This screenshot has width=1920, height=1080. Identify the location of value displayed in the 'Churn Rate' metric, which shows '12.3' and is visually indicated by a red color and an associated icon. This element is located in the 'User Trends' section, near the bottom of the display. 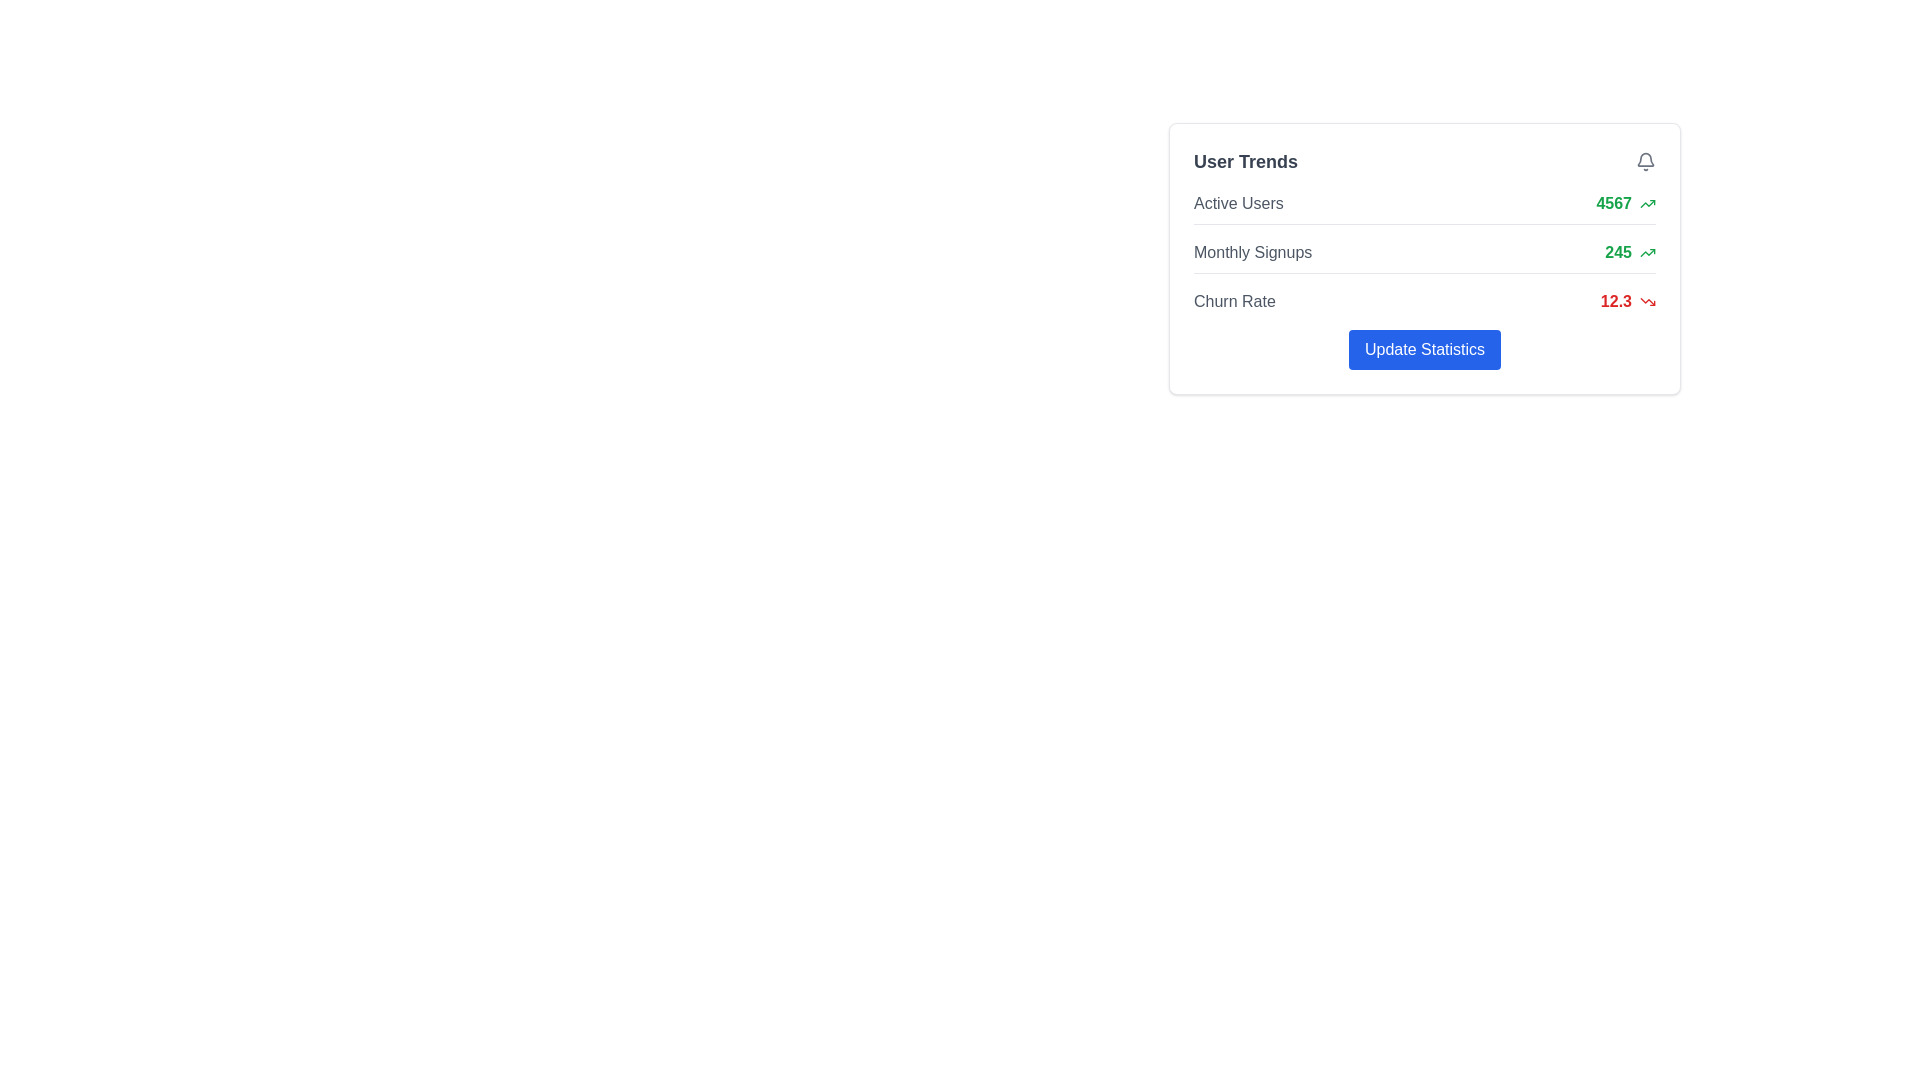
(1628, 301).